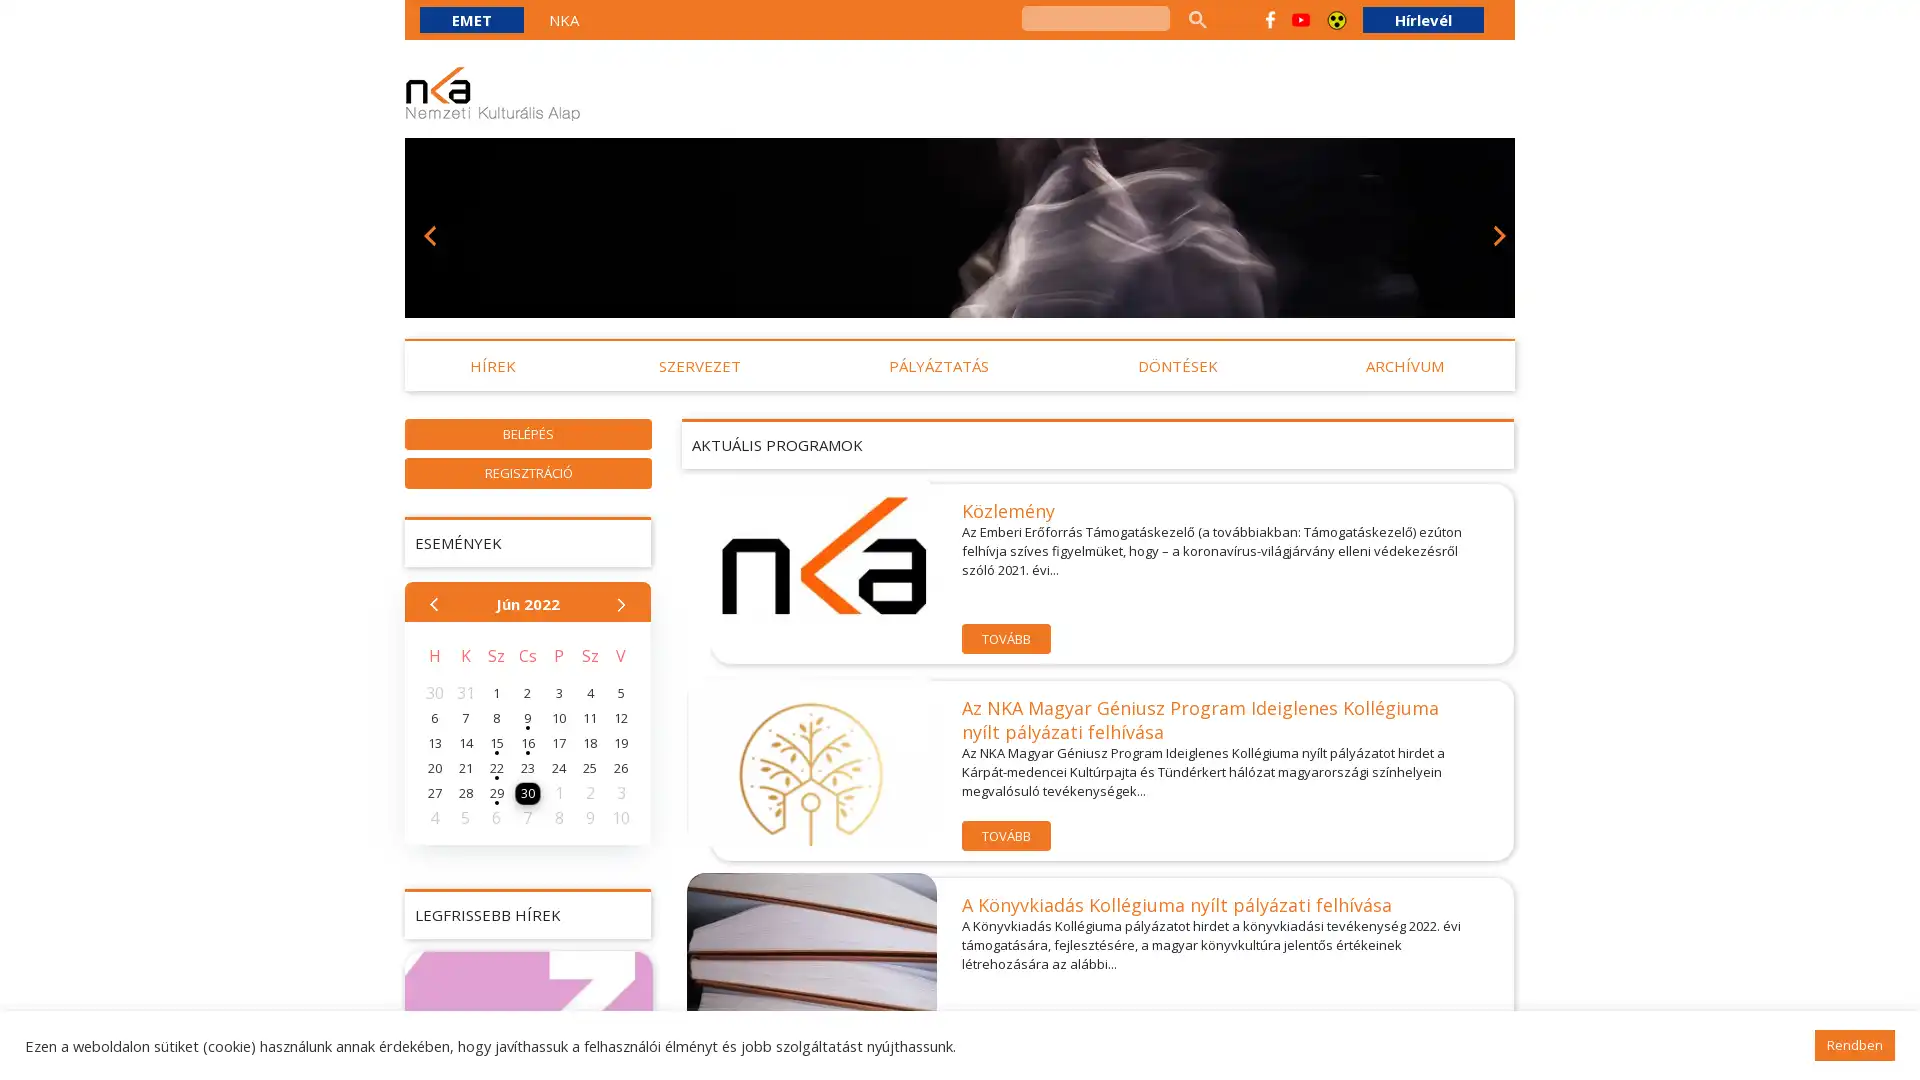 Image resolution: width=1920 pixels, height=1080 pixels. Describe the element at coordinates (938, 366) in the screenshot. I see `PALYAZTATAS` at that location.